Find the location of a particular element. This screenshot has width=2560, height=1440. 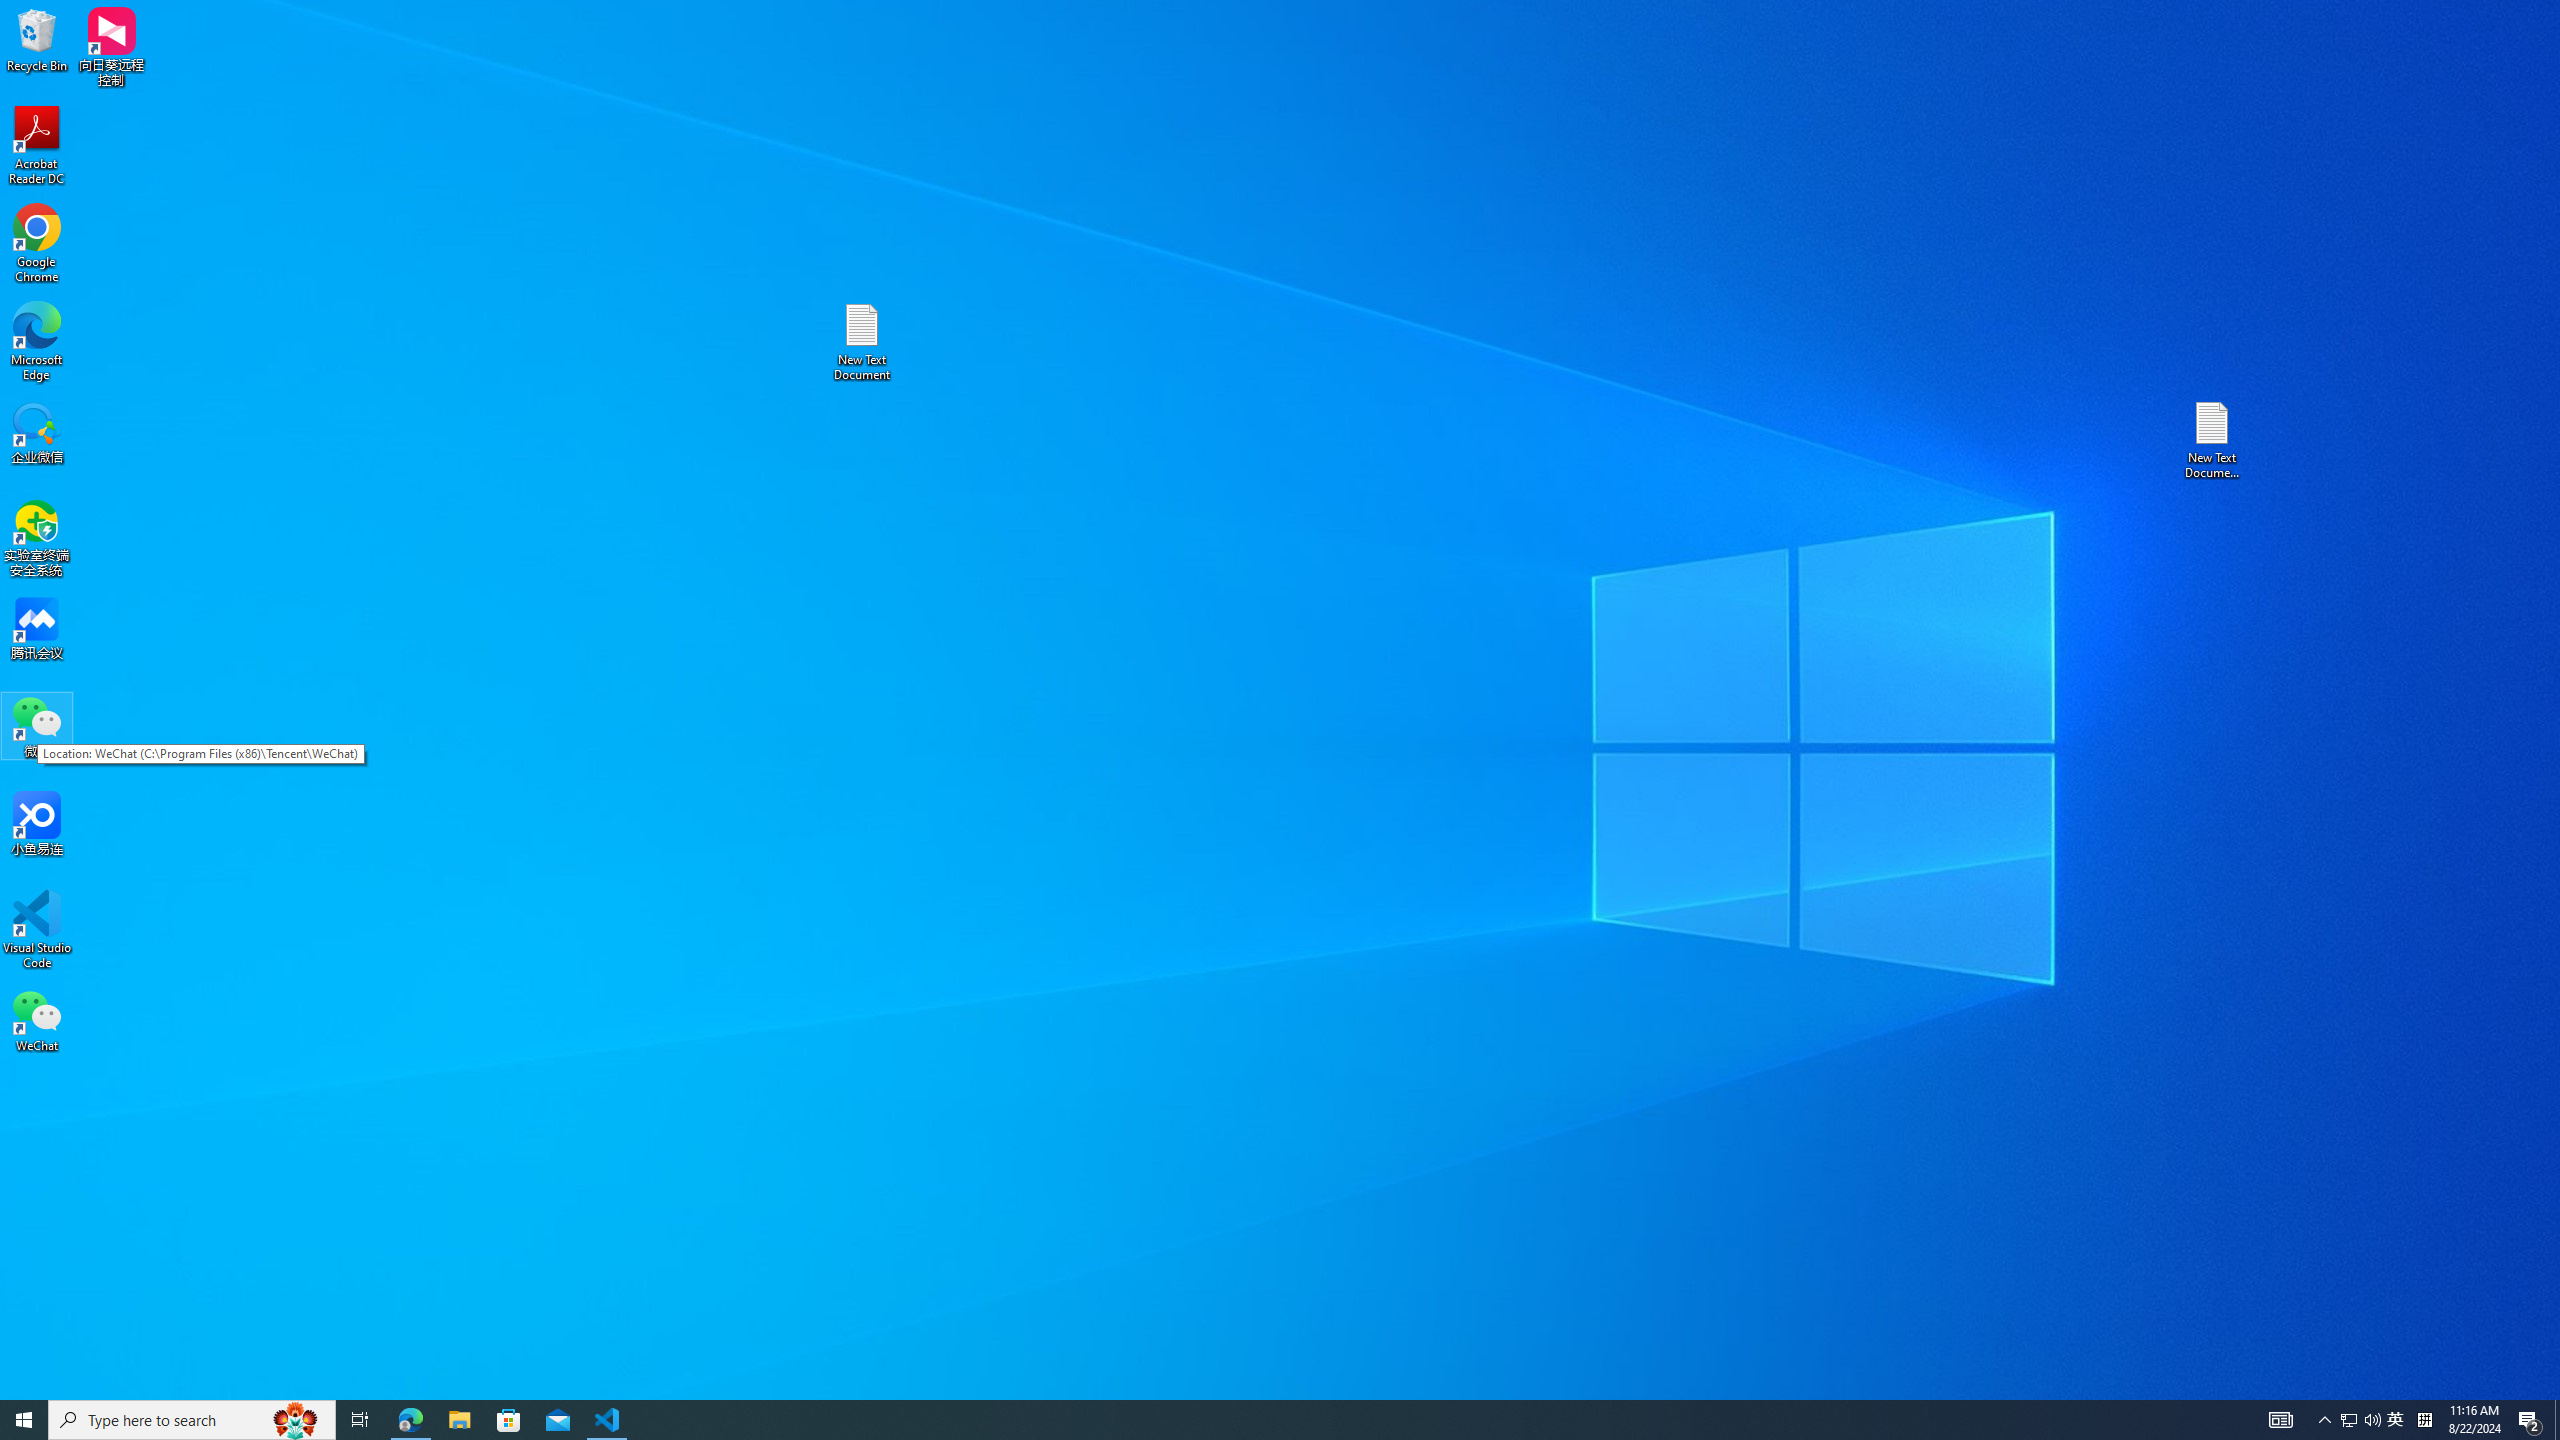

'Start' is located at coordinates (24, 1418).